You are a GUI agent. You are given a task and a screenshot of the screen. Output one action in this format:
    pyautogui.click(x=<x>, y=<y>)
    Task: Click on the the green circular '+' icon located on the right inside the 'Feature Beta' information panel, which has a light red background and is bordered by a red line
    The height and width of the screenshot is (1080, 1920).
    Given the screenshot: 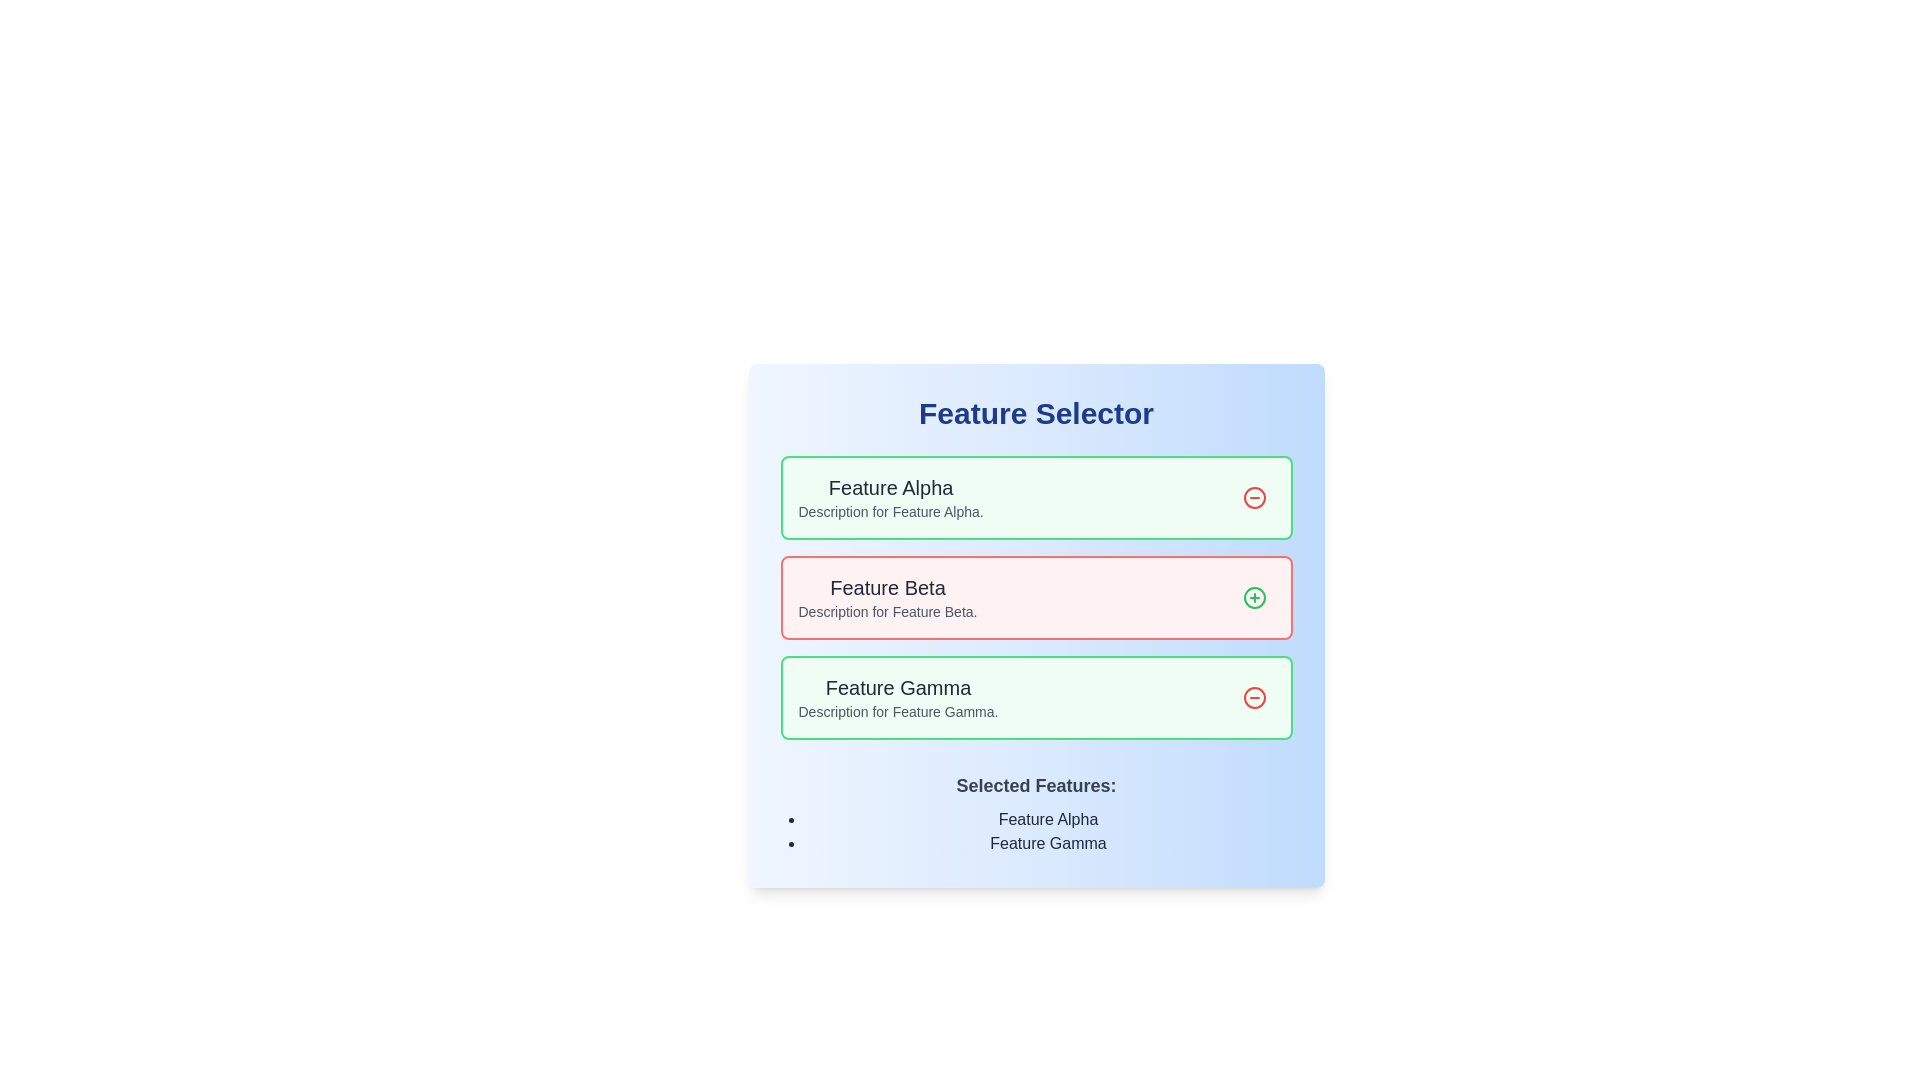 What is the action you would take?
    pyautogui.click(x=1036, y=596)
    